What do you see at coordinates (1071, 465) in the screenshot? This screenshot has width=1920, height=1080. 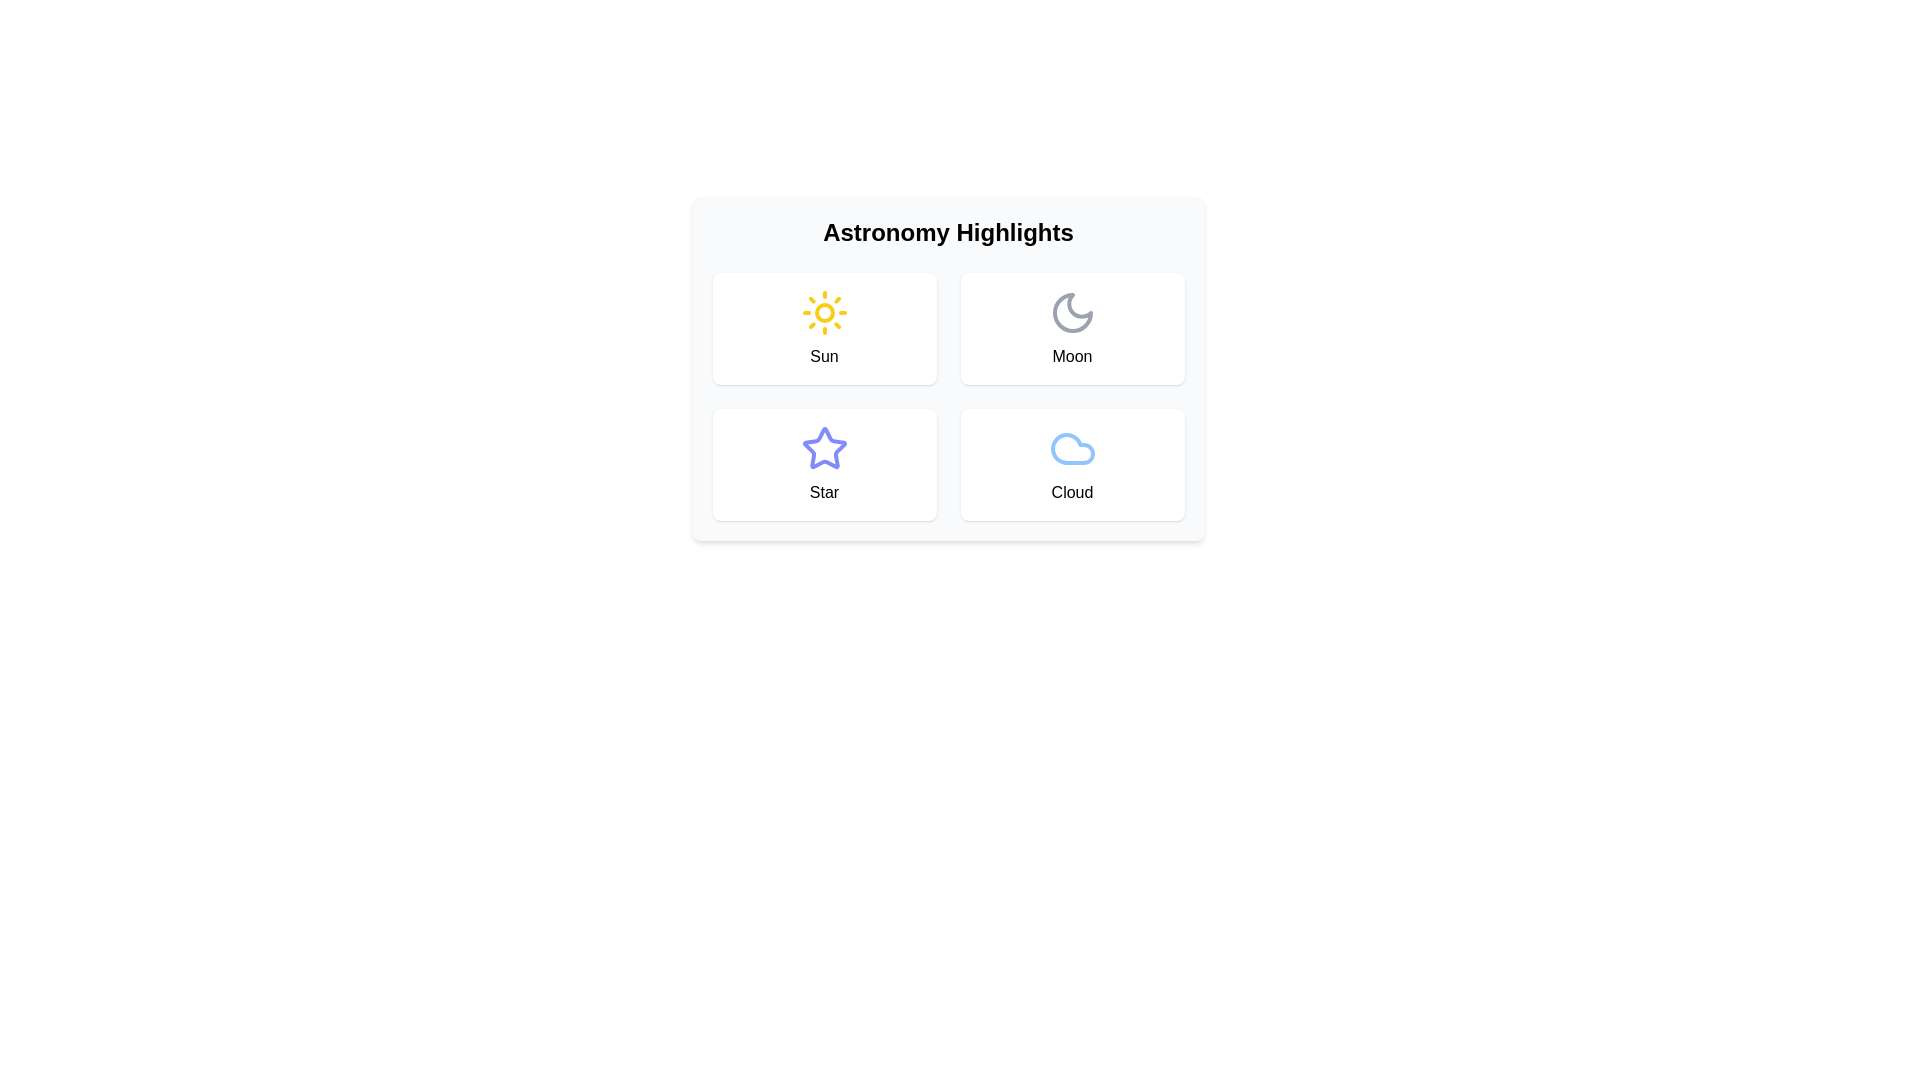 I see `the rectangular card with a cloud-shaped icon and 'Cloud' label, located in the bottom-right corner of the grid layout` at bounding box center [1071, 465].